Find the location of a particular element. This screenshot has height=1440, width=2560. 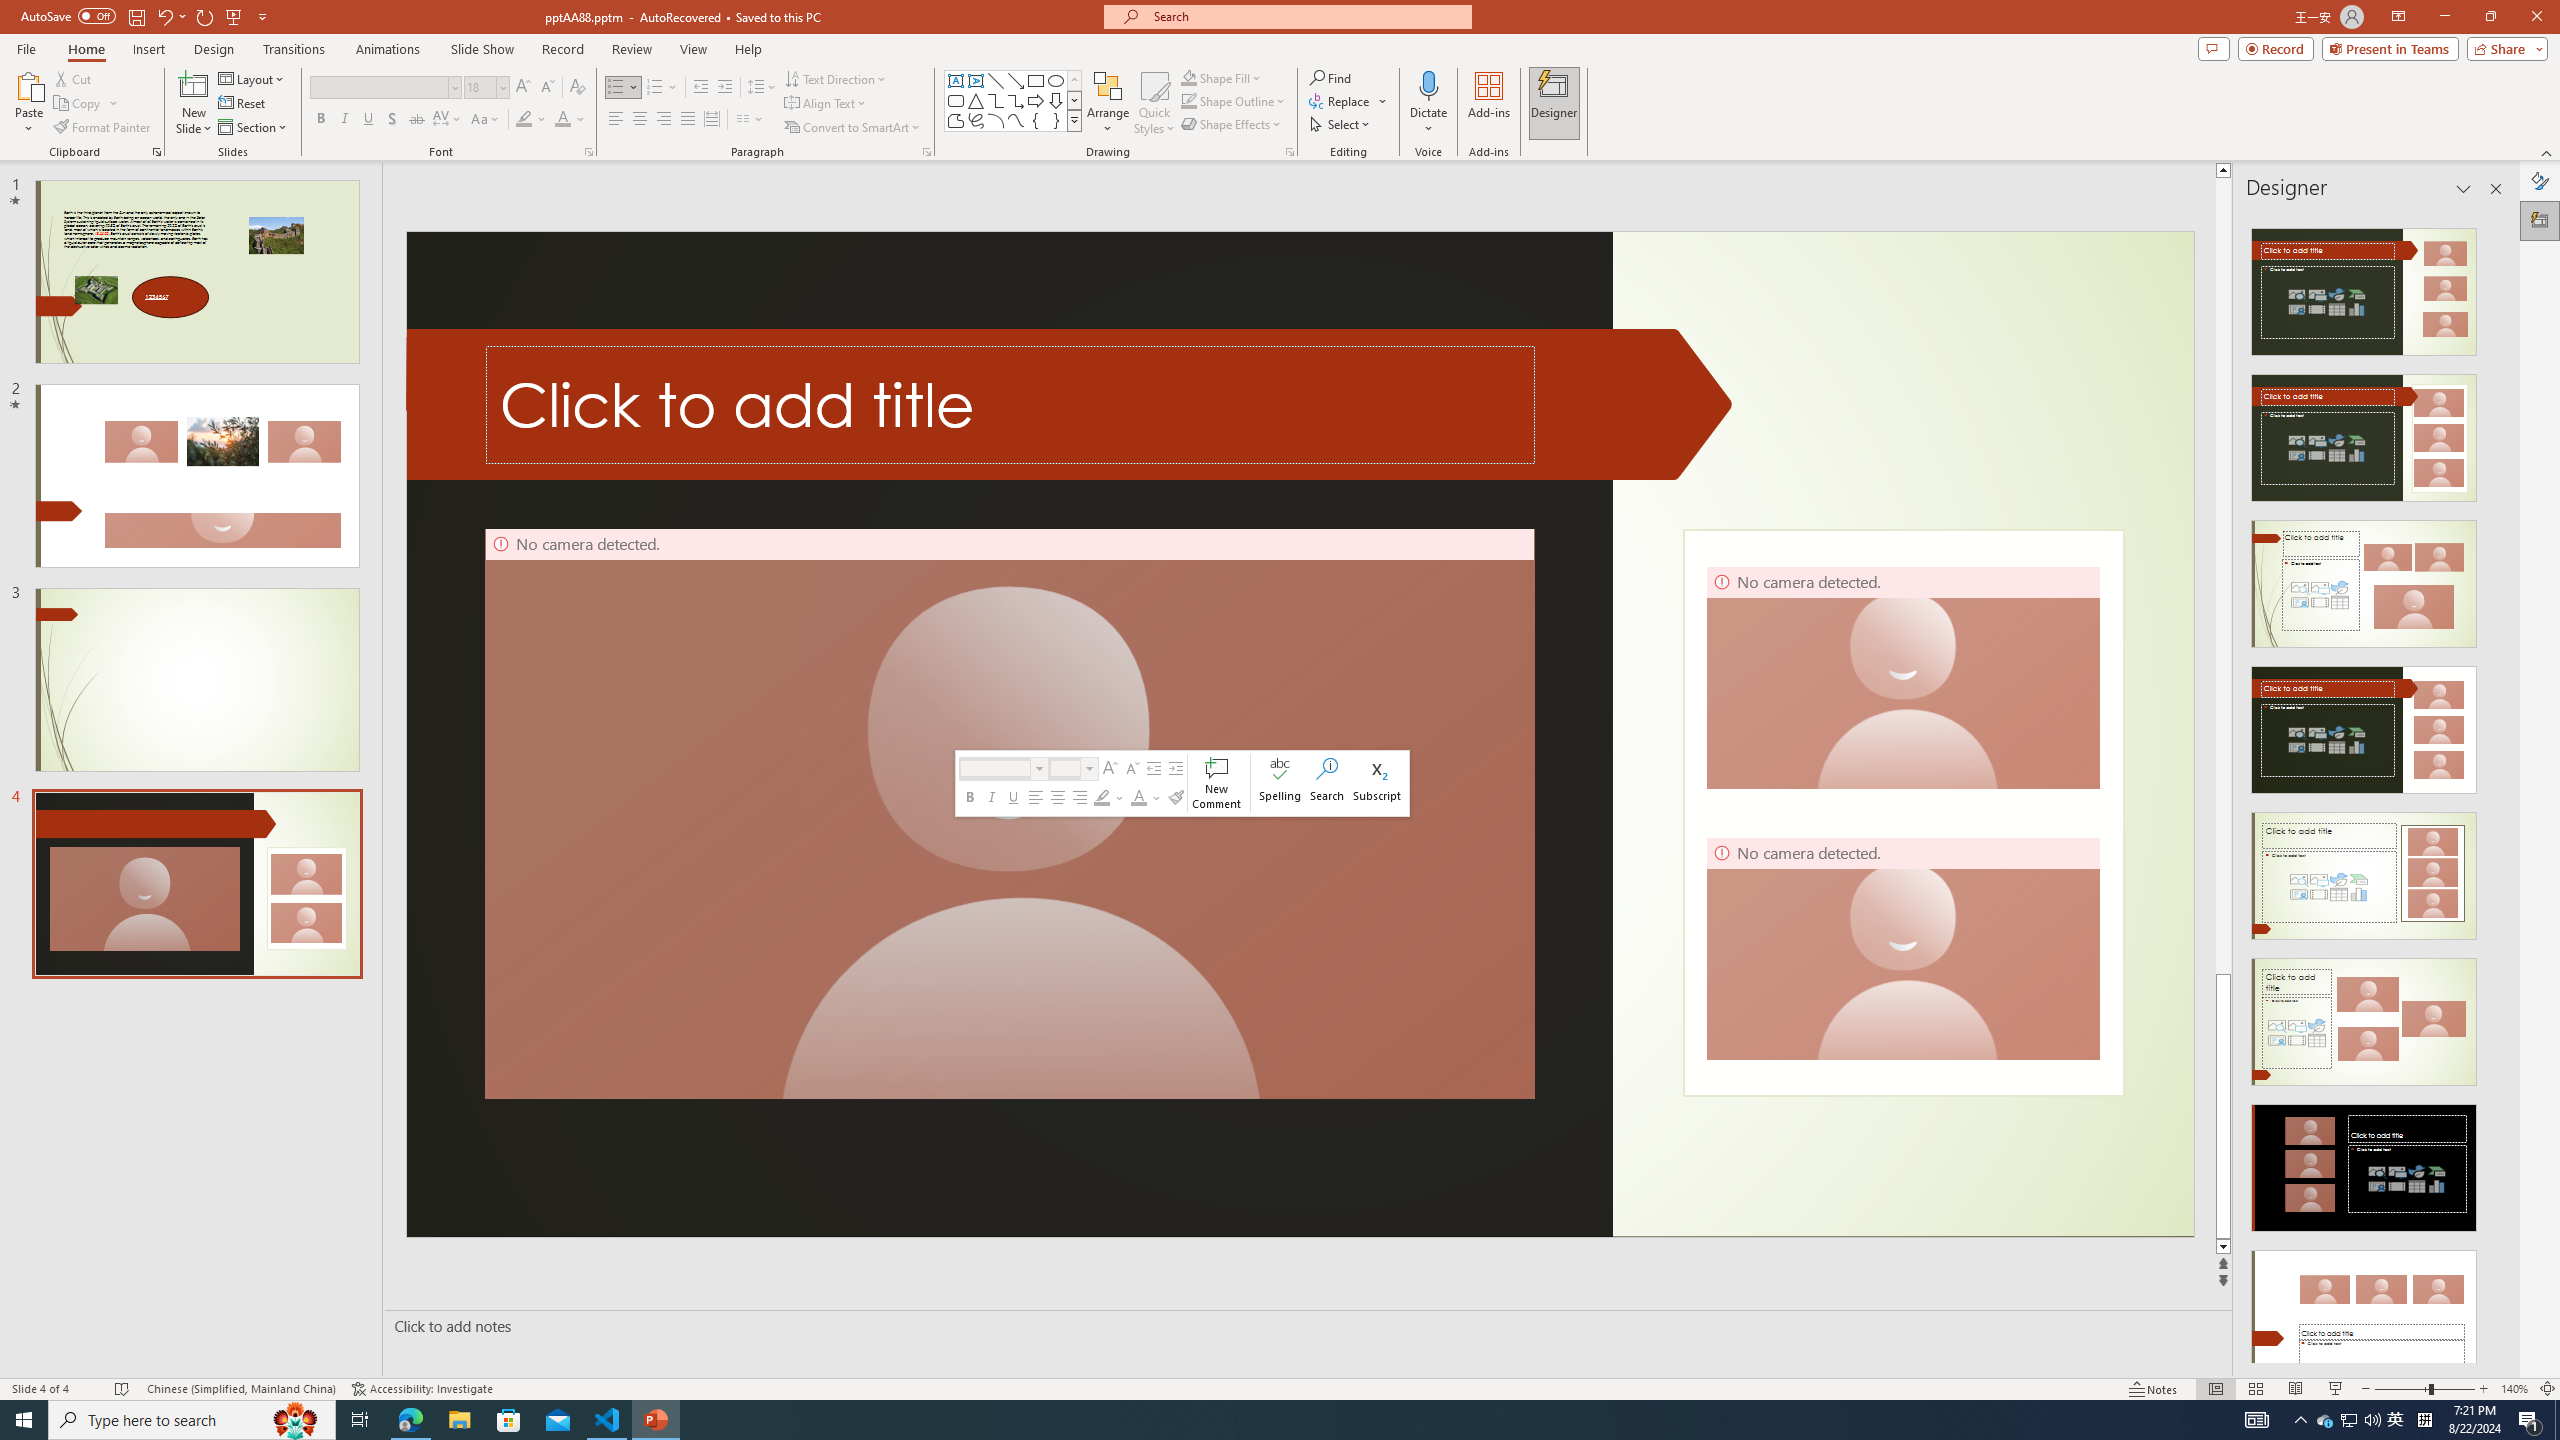

'Camera 4, No camera detected.' is located at coordinates (1903, 947).